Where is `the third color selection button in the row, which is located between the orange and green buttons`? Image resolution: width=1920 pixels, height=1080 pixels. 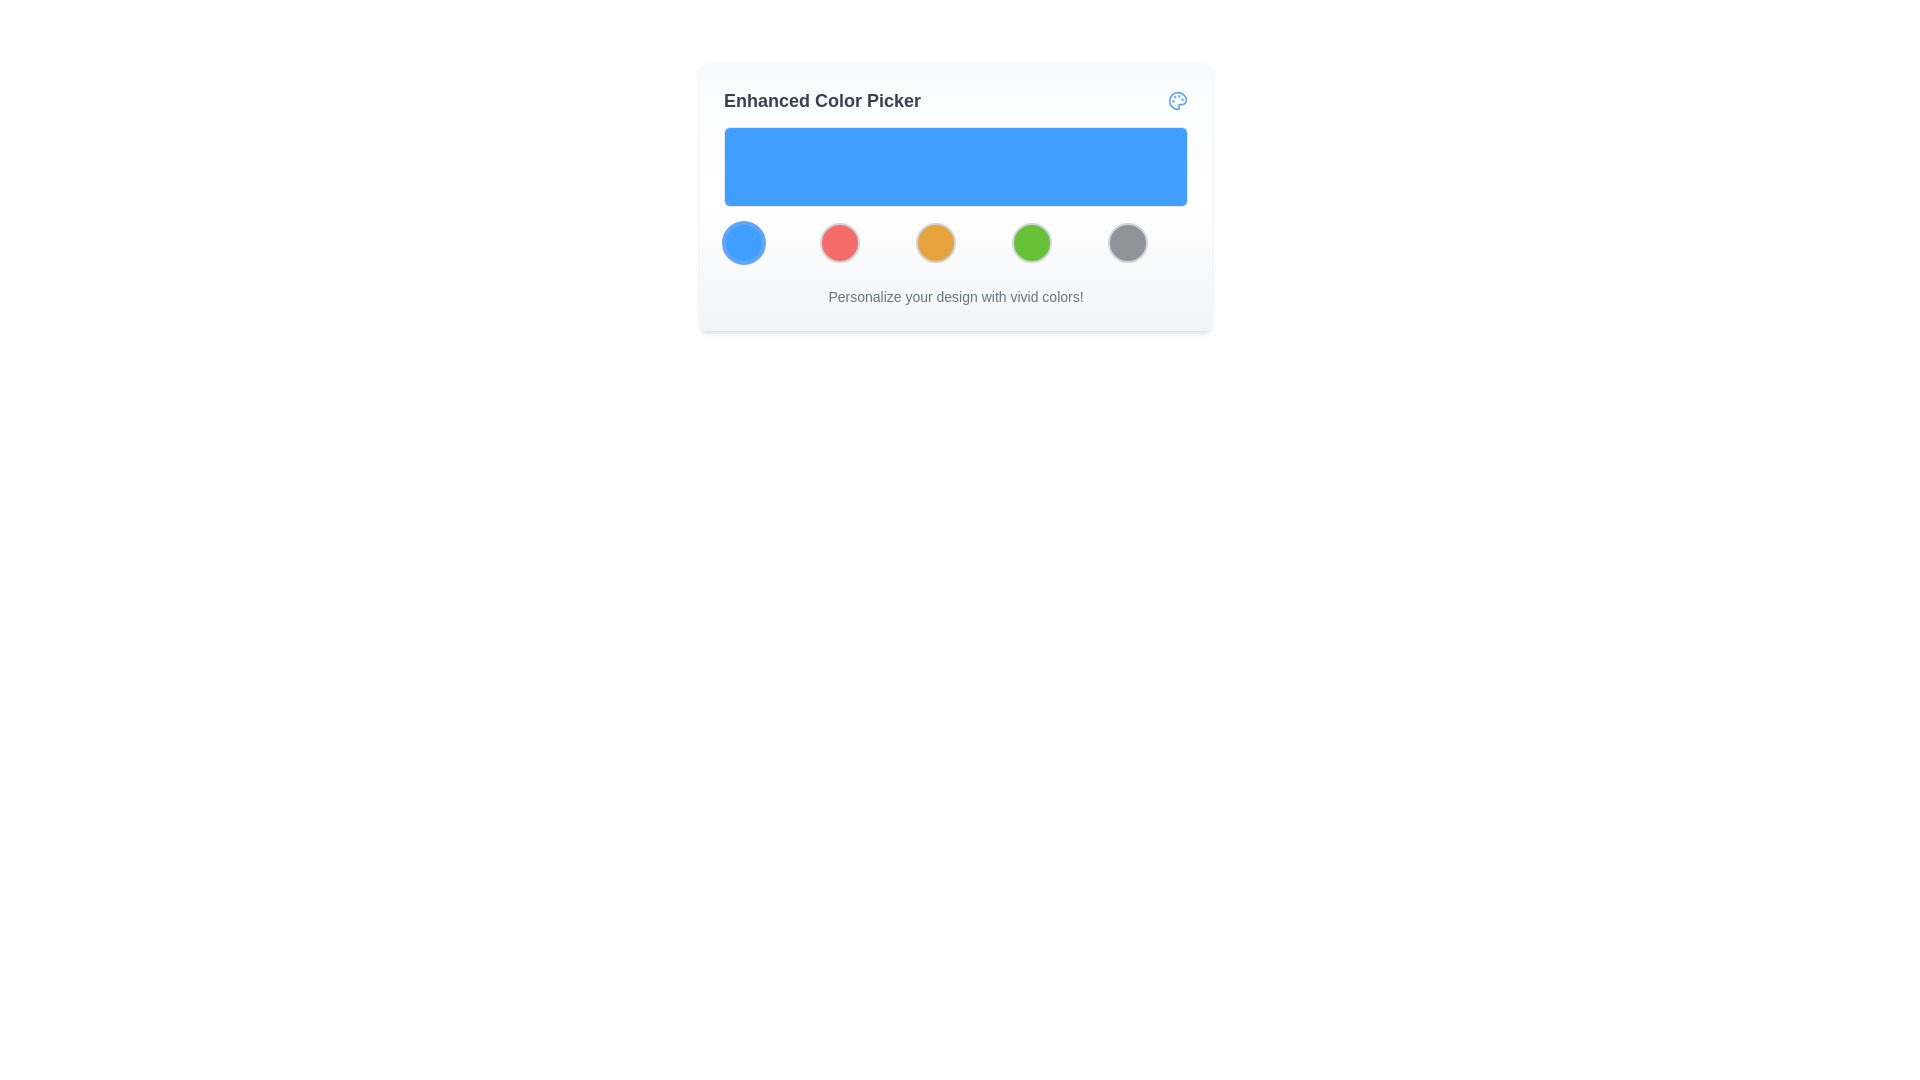 the third color selection button in the row, which is located between the orange and green buttons is located at coordinates (954, 242).